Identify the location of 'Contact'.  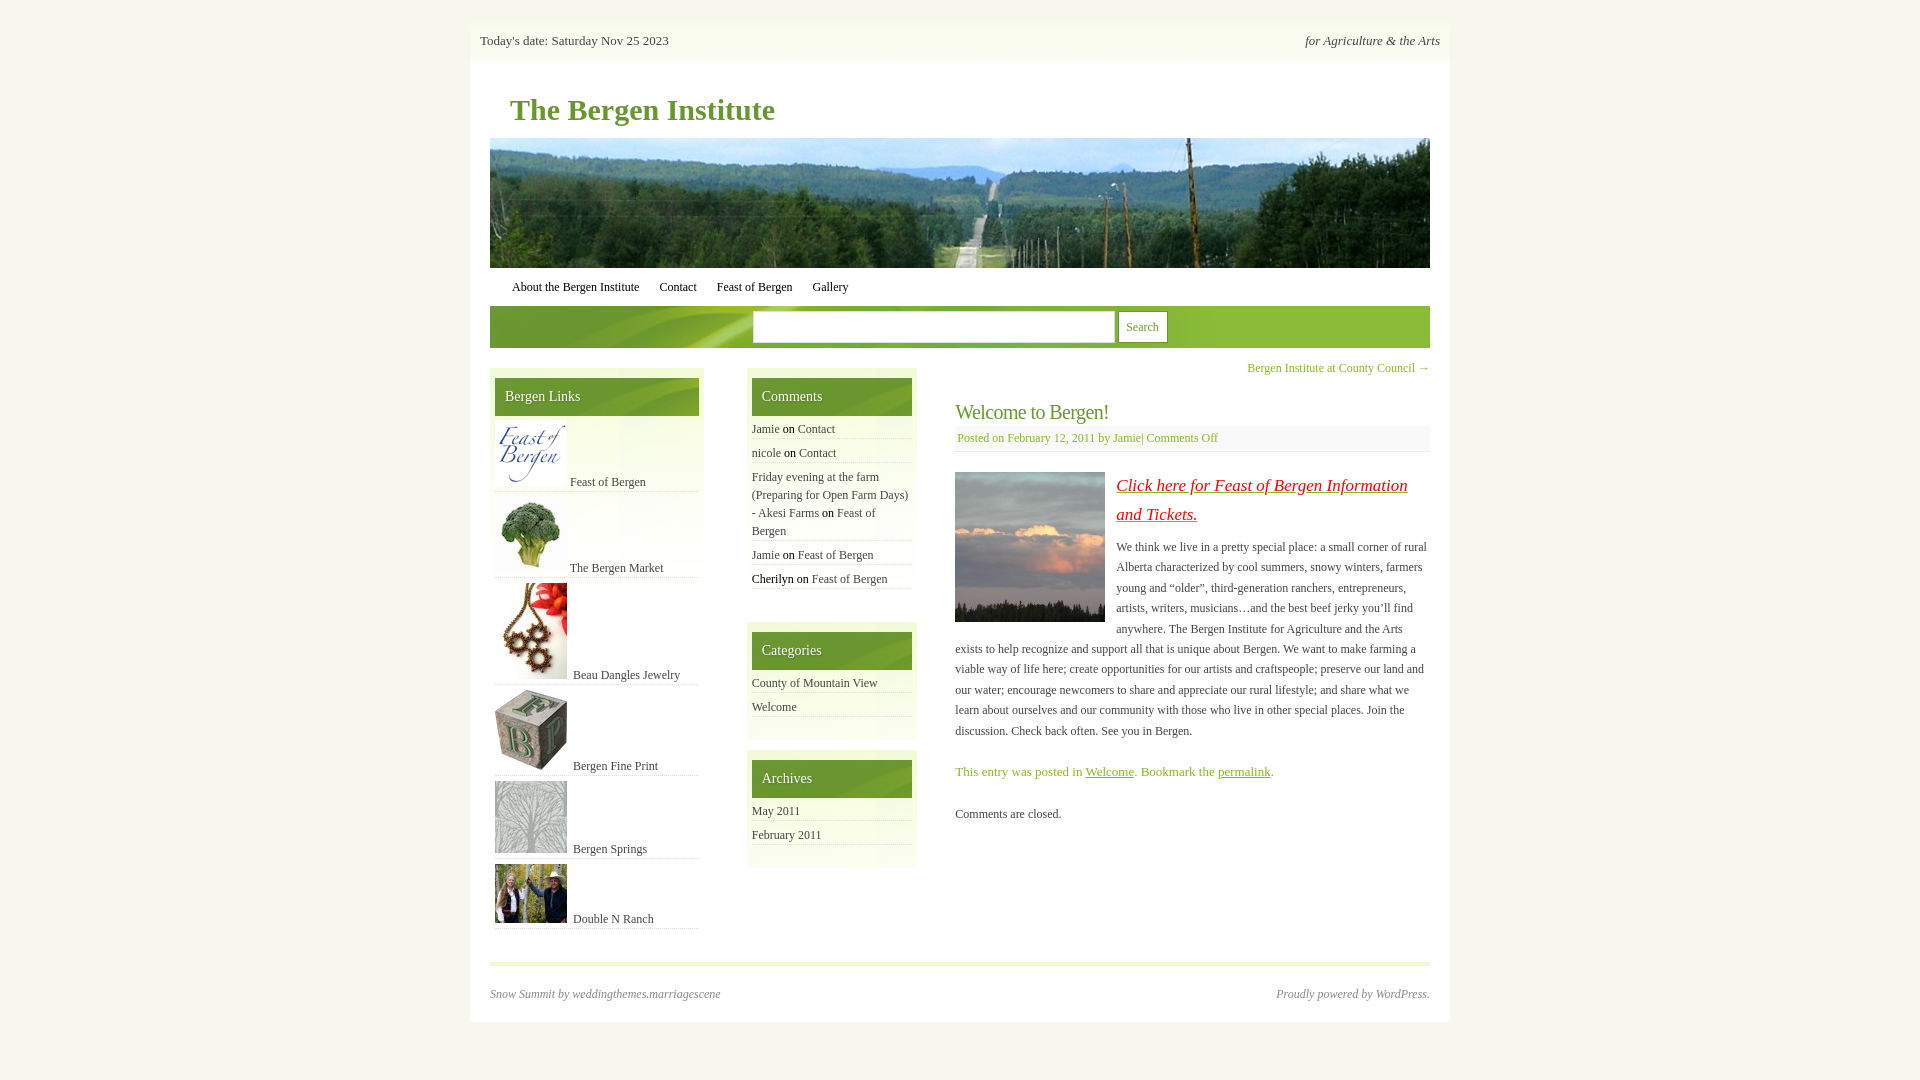
(677, 286).